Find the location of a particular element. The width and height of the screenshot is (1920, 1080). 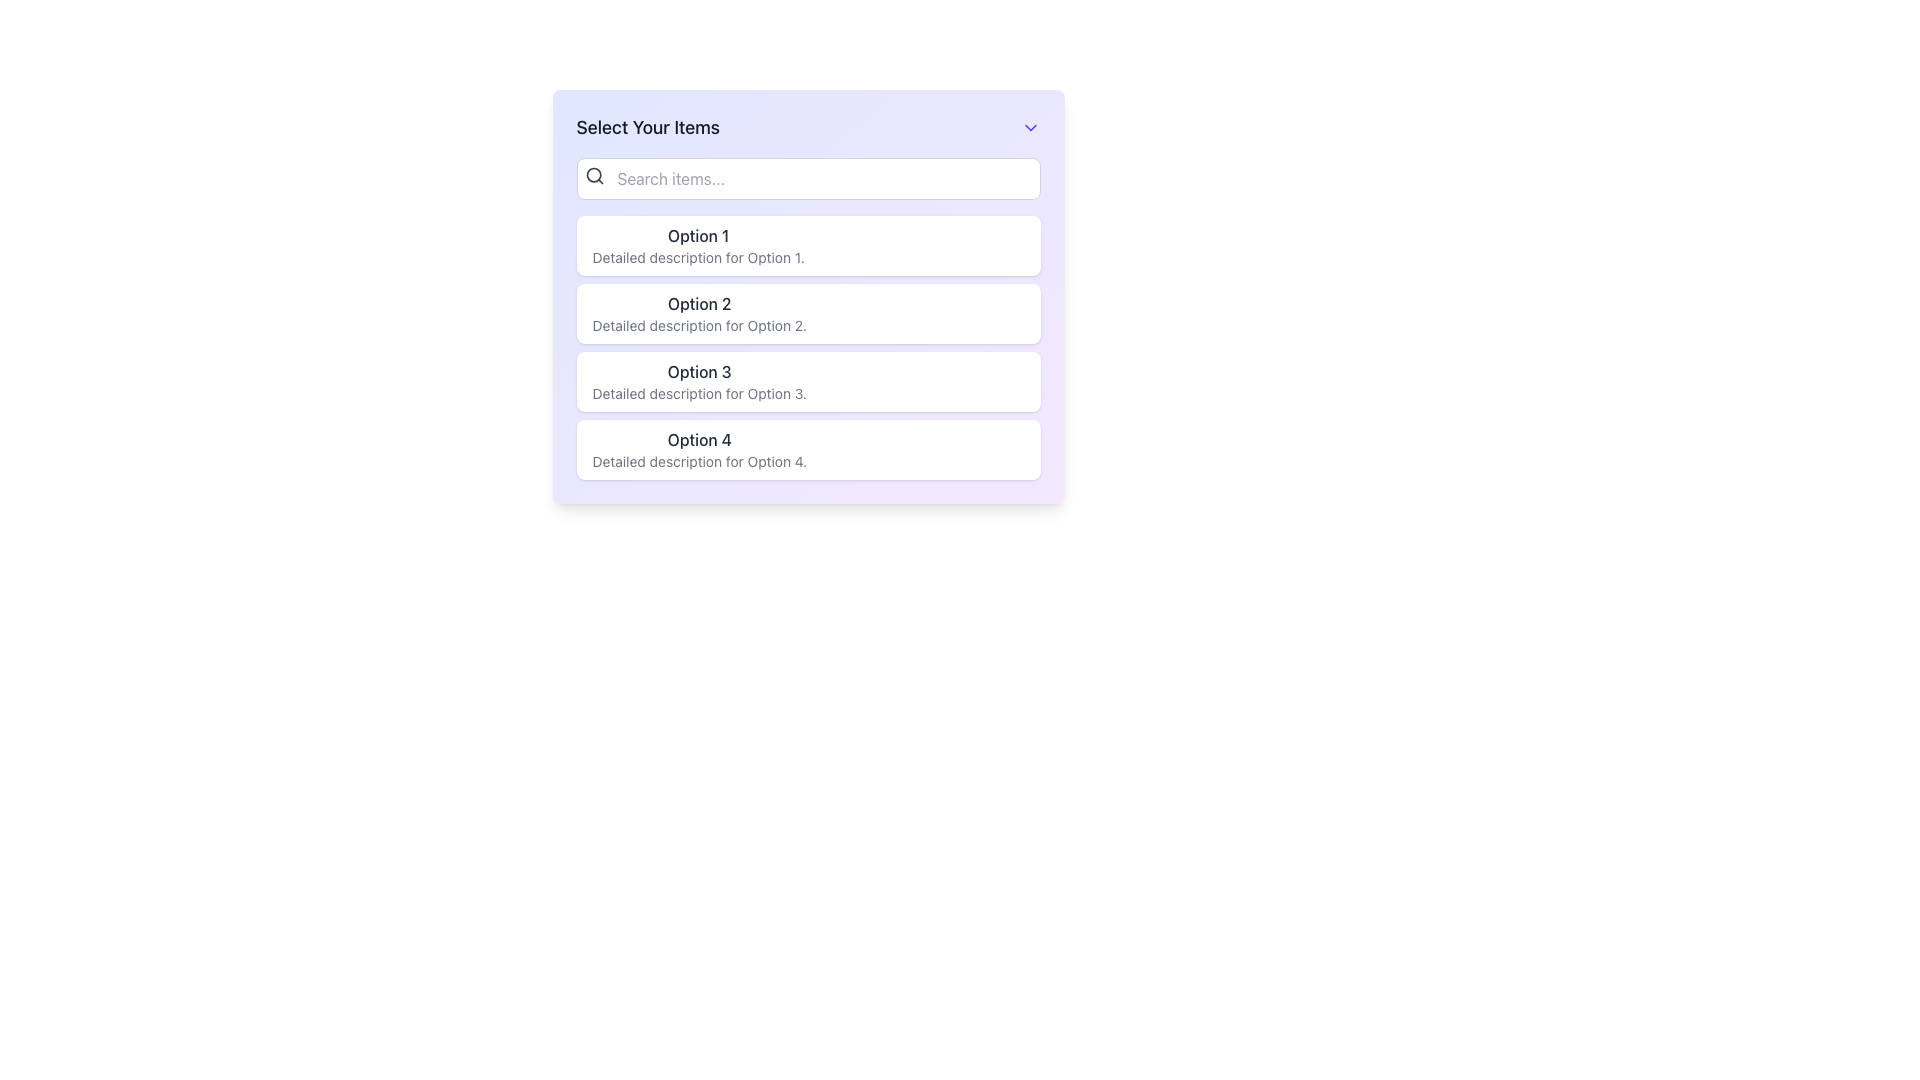

descriptive text element displaying 'Detailed description for Option 4.' located below the label 'Option 4' in the list interface to get additional information about Option 4 is located at coordinates (699, 462).